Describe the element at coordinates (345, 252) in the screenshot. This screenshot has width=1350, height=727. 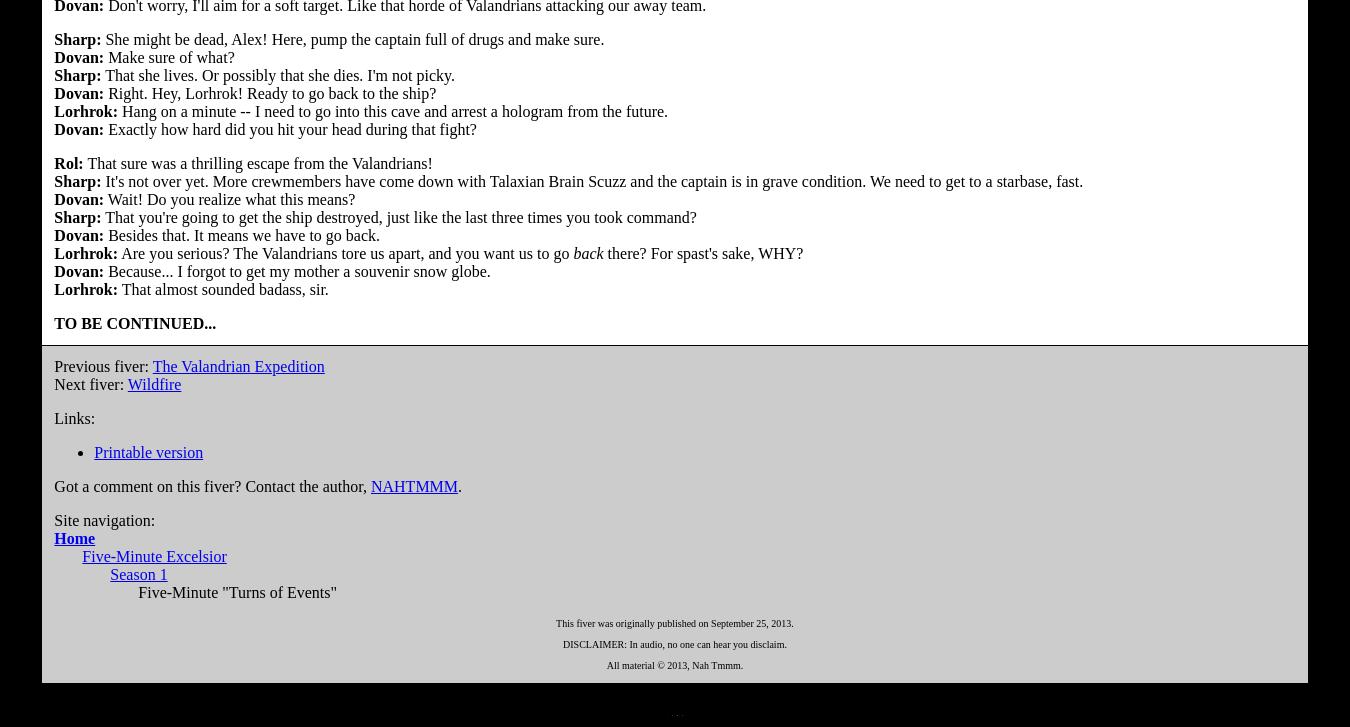
I see `'Are you serious? The Valandrians tore us apart, and you want us to go'` at that location.